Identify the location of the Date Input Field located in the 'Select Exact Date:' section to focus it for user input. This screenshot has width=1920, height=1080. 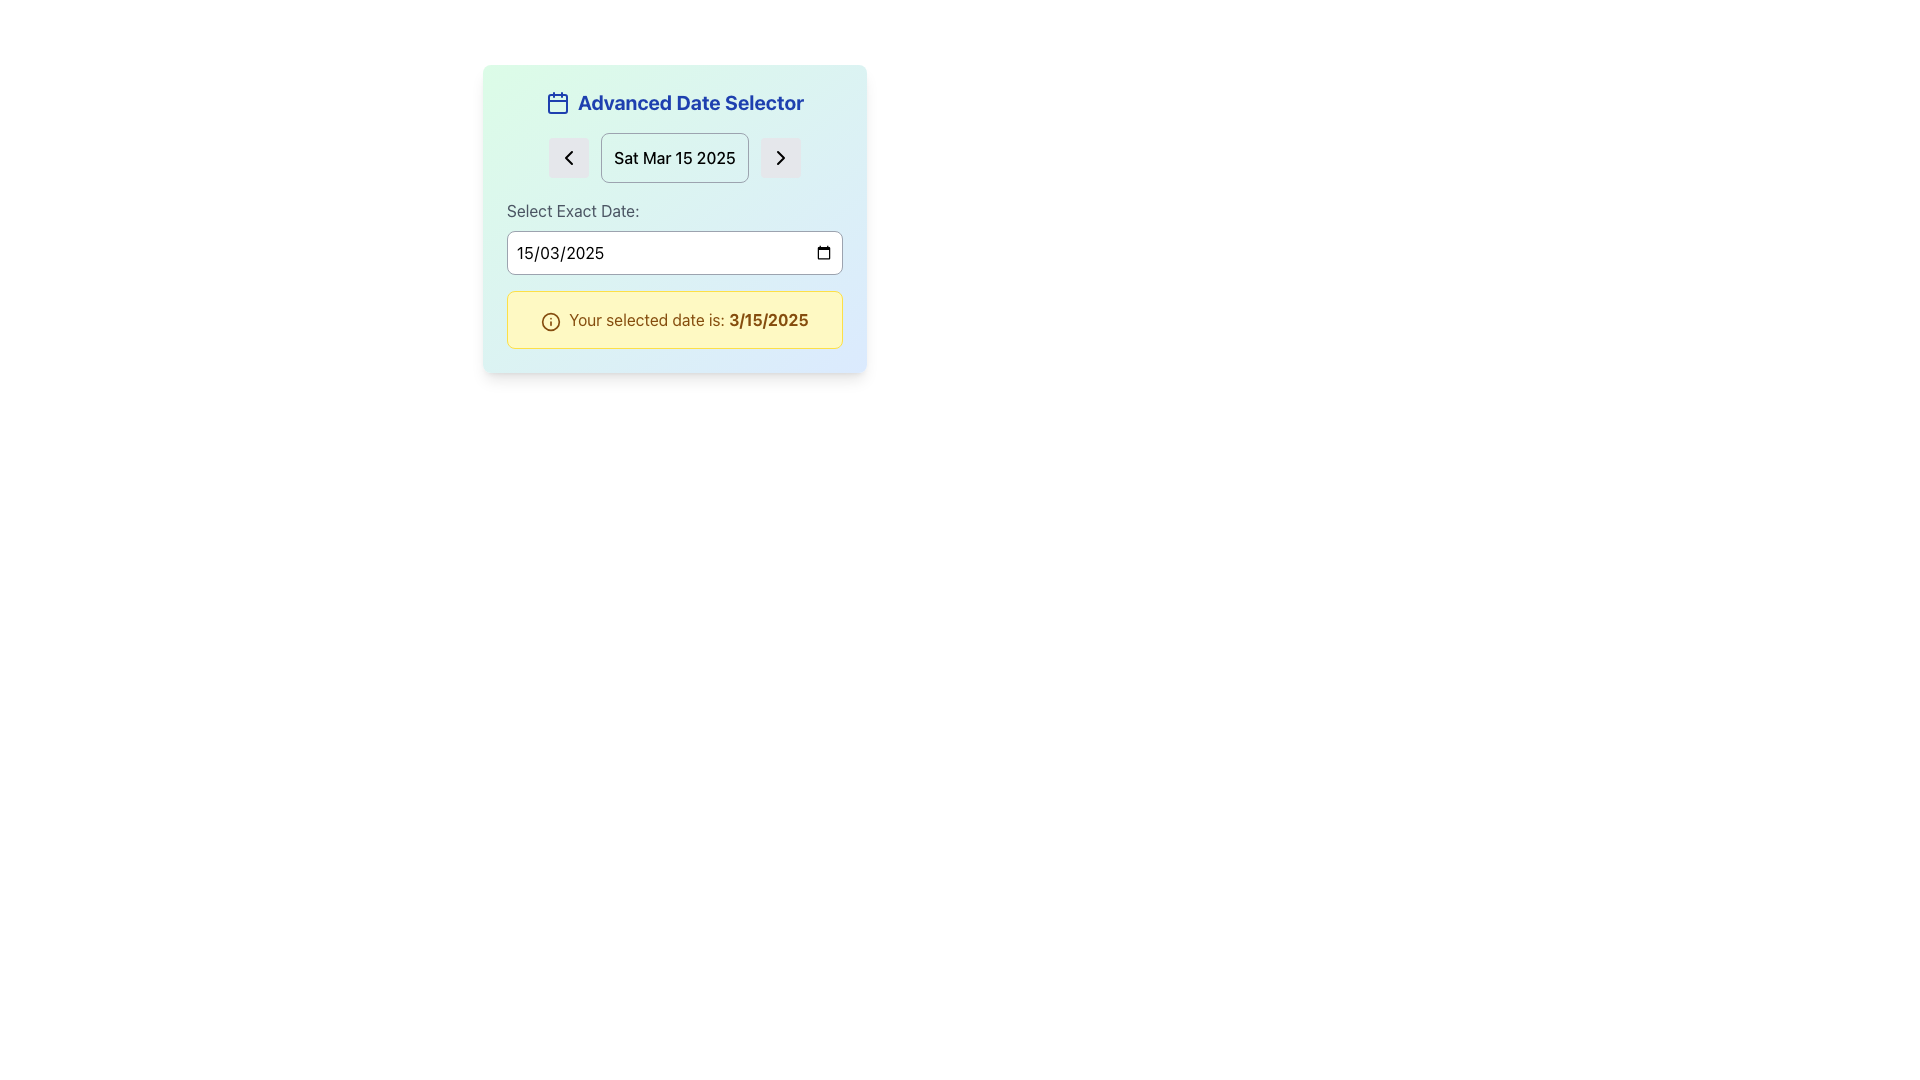
(675, 252).